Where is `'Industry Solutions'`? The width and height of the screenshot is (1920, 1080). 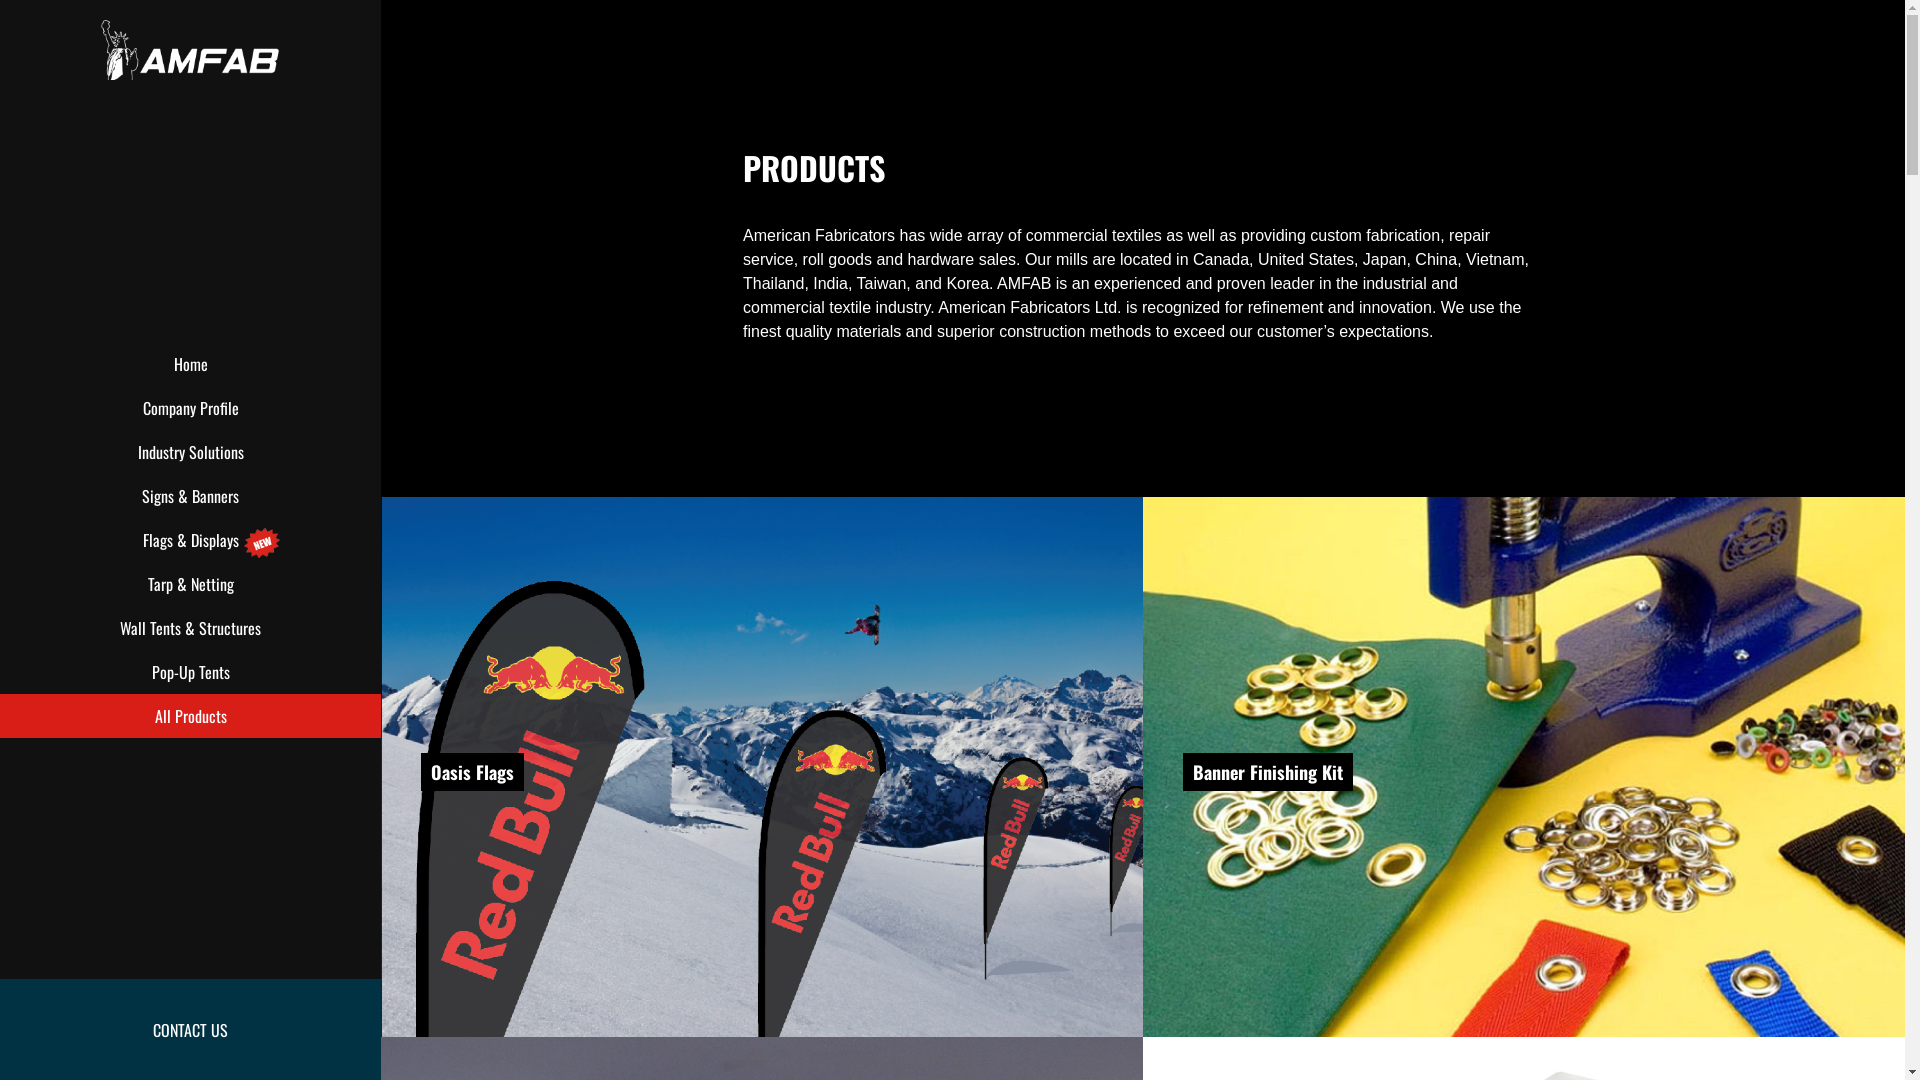 'Industry Solutions' is located at coordinates (190, 451).